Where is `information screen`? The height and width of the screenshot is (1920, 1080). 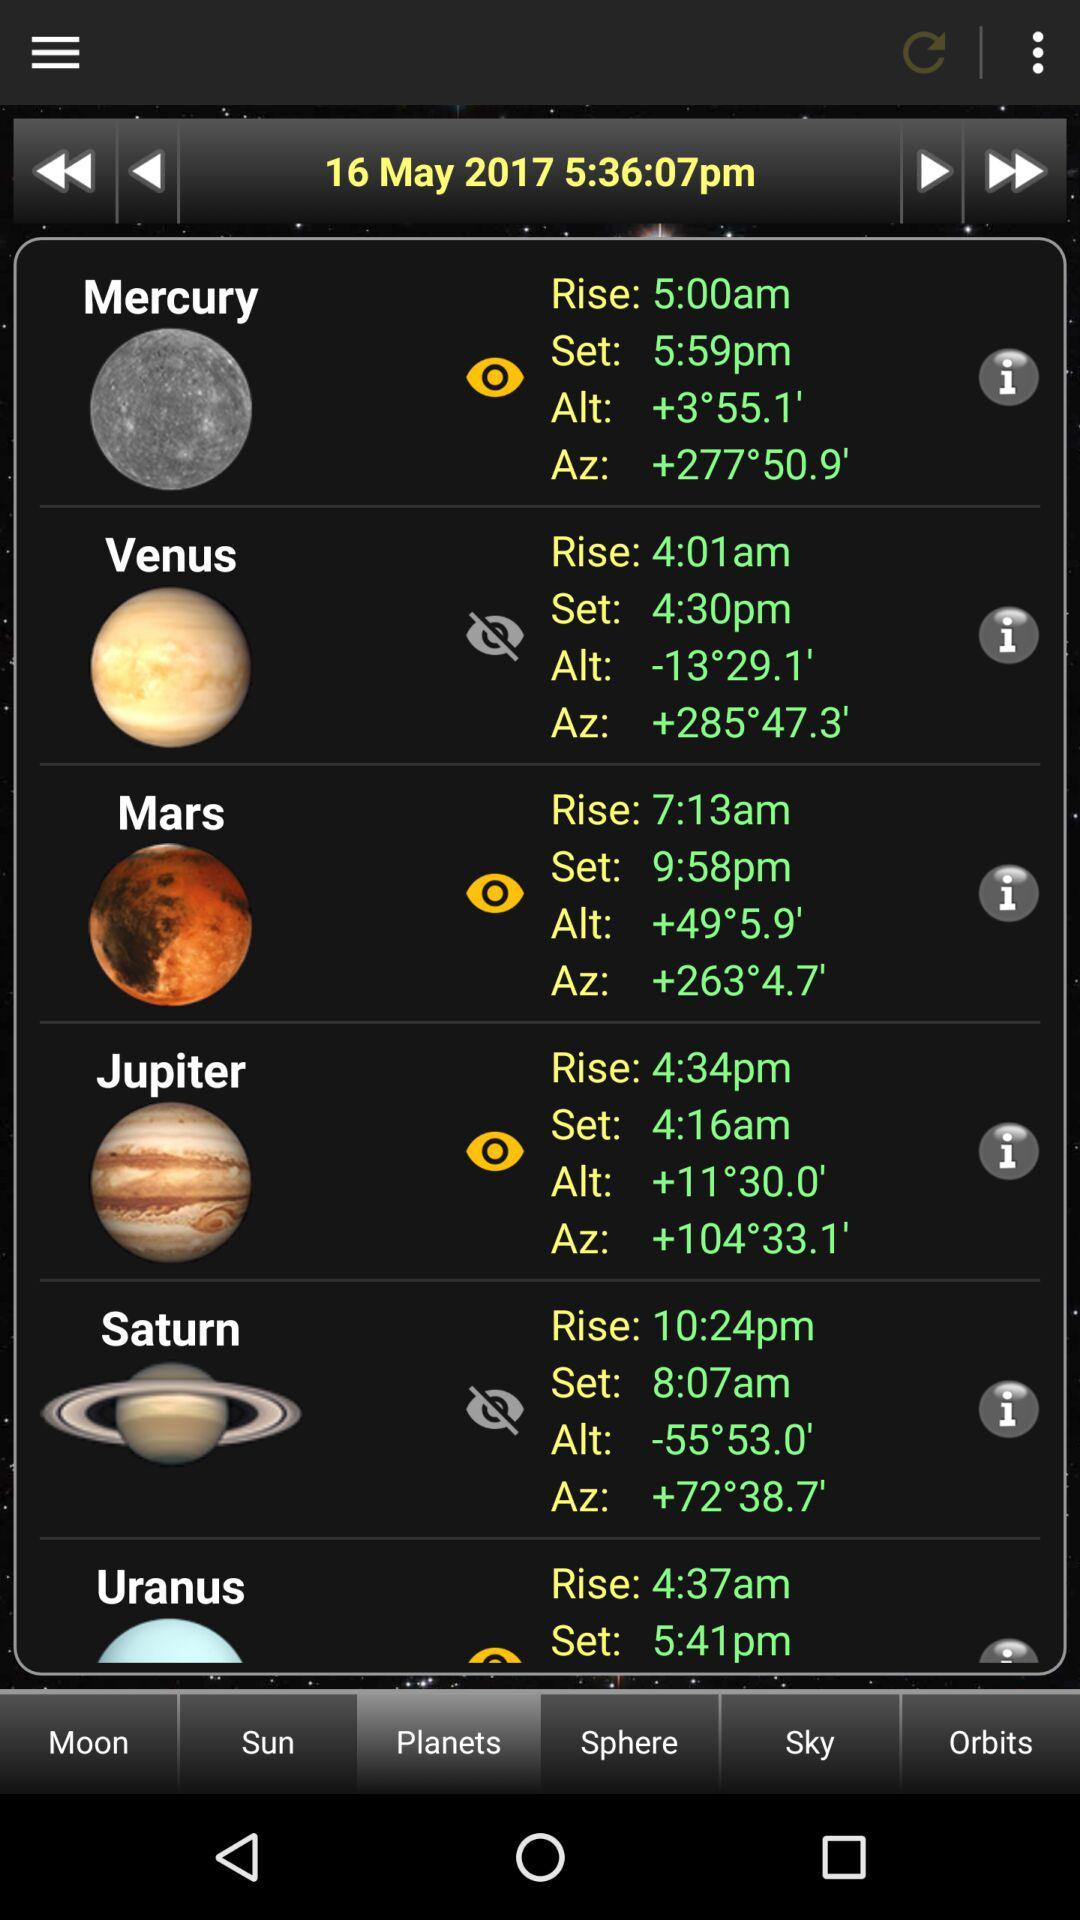 information screen is located at coordinates (1008, 633).